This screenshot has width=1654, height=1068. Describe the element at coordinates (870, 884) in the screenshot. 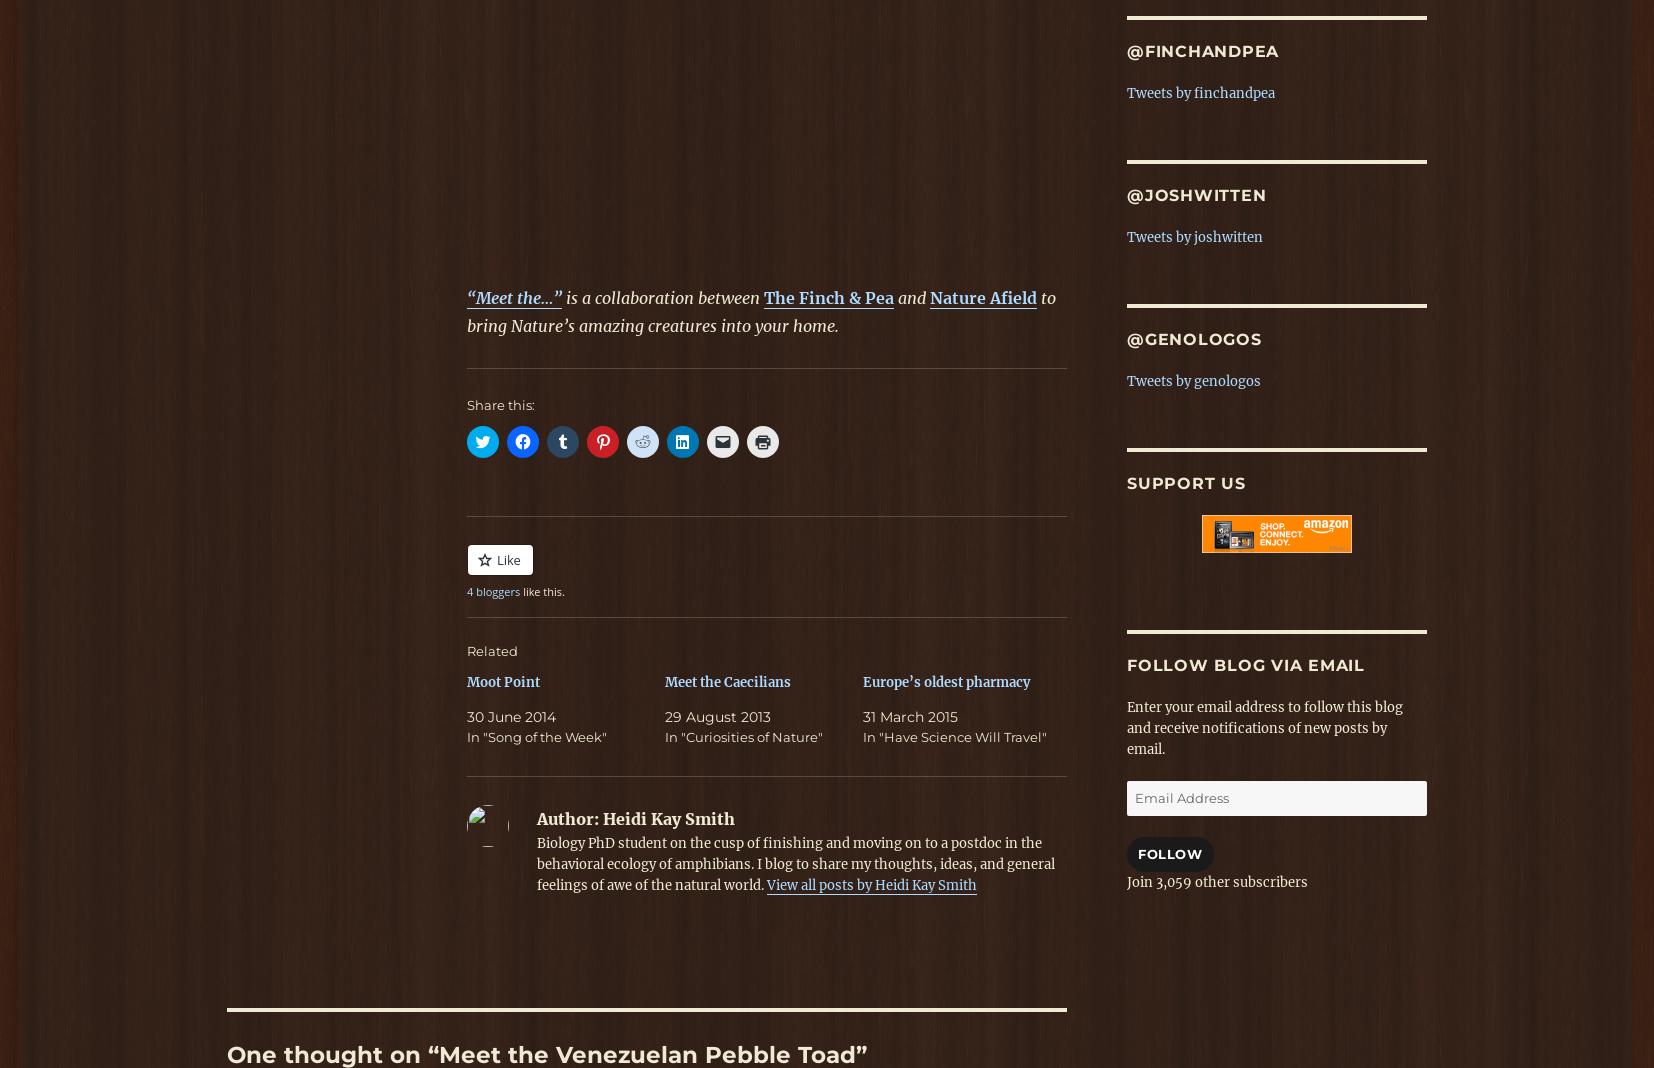

I see `'View all posts by Heidi Kay Smith'` at that location.